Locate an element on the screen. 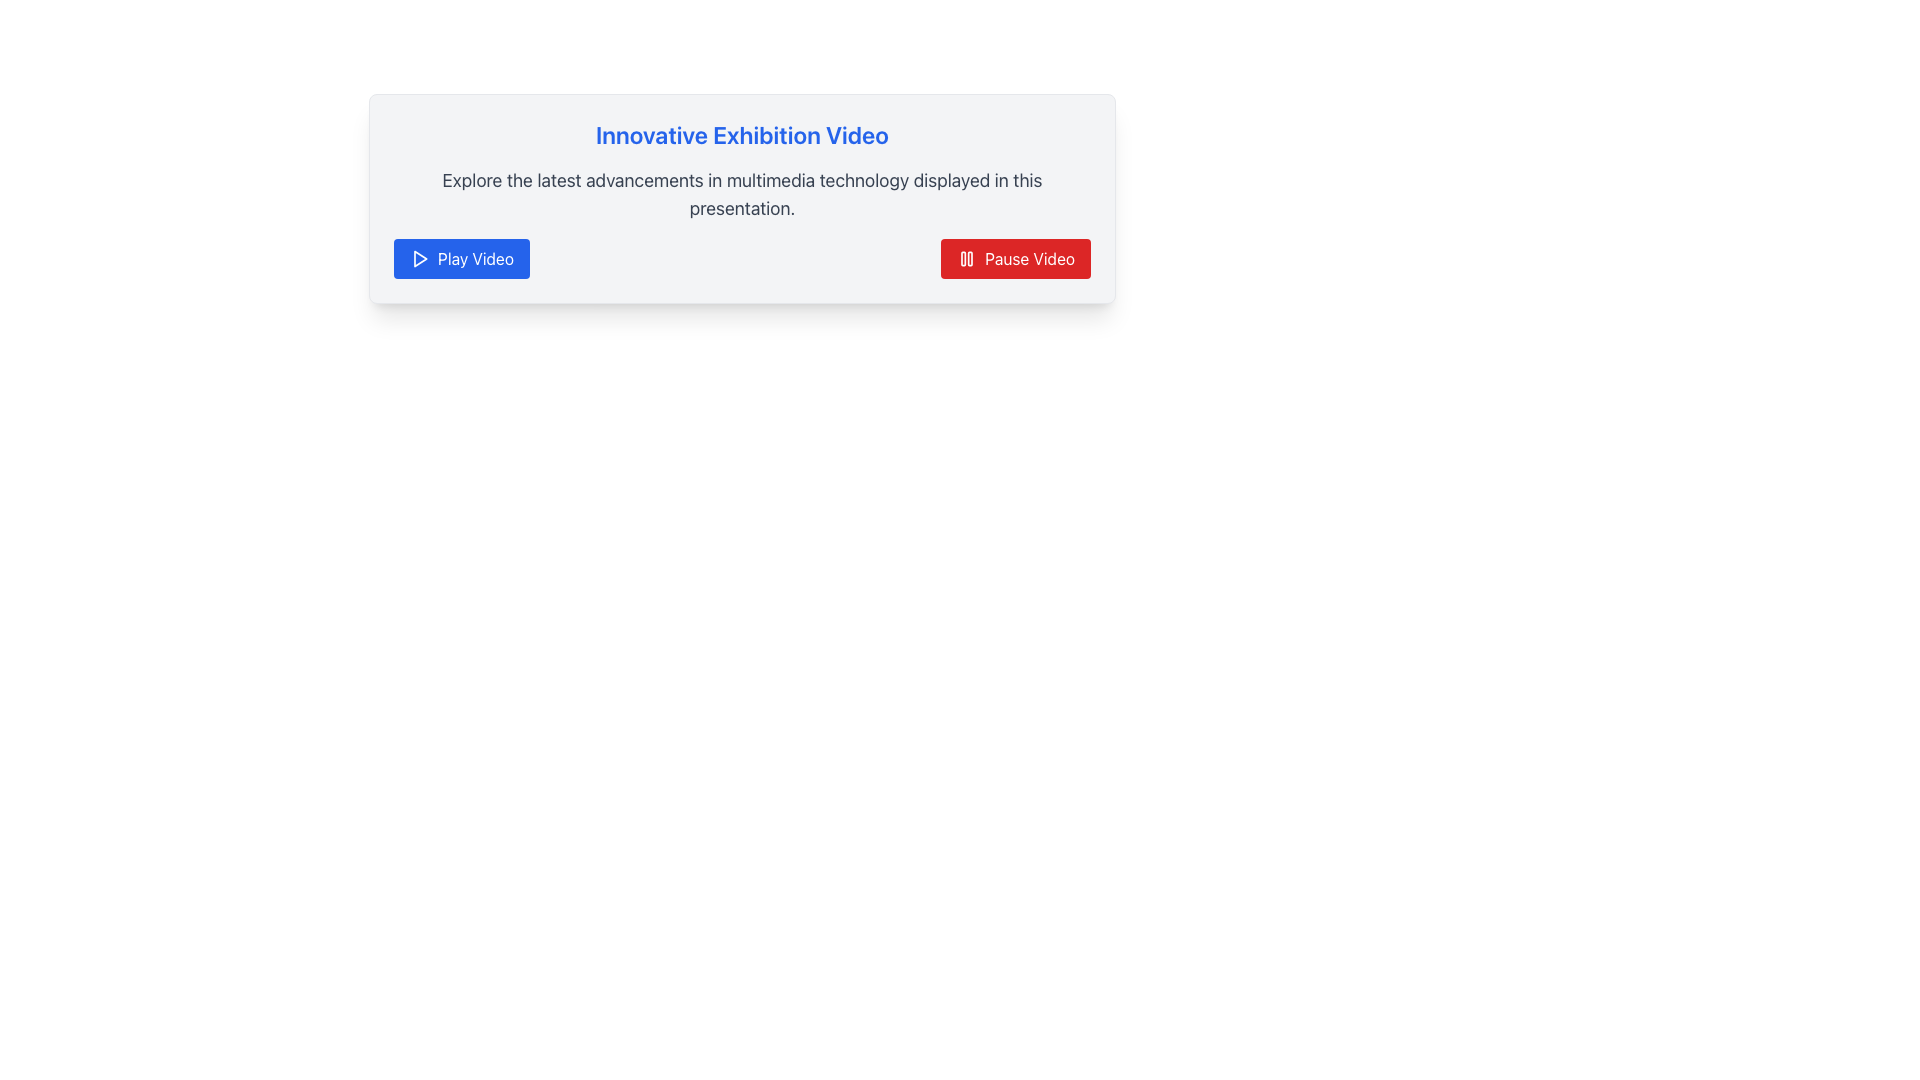 The width and height of the screenshot is (1920, 1080). the descriptive text block located below the blue title 'Innovative Exhibition Video' and above the 'Play Video' and 'Pause Video' buttons is located at coordinates (741, 195).